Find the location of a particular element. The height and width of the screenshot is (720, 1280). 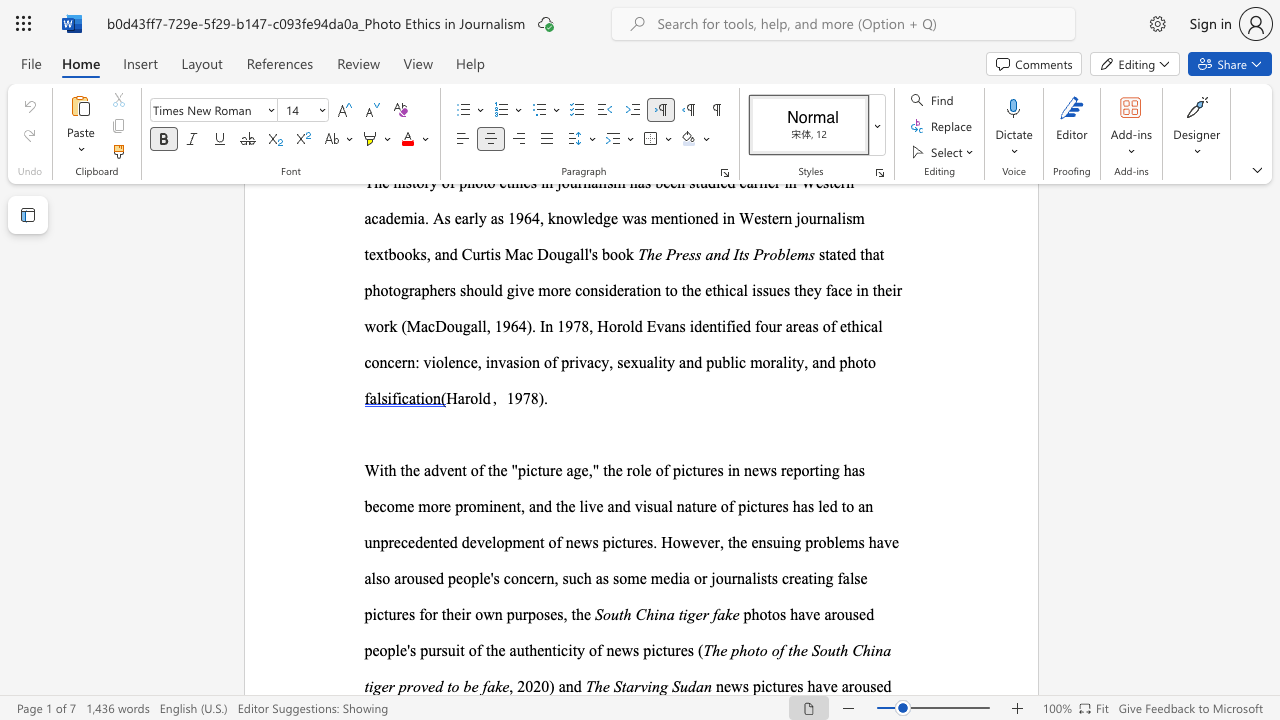

the subset text "da" within the text "The Starving Sudan" is located at coordinates (688, 685).